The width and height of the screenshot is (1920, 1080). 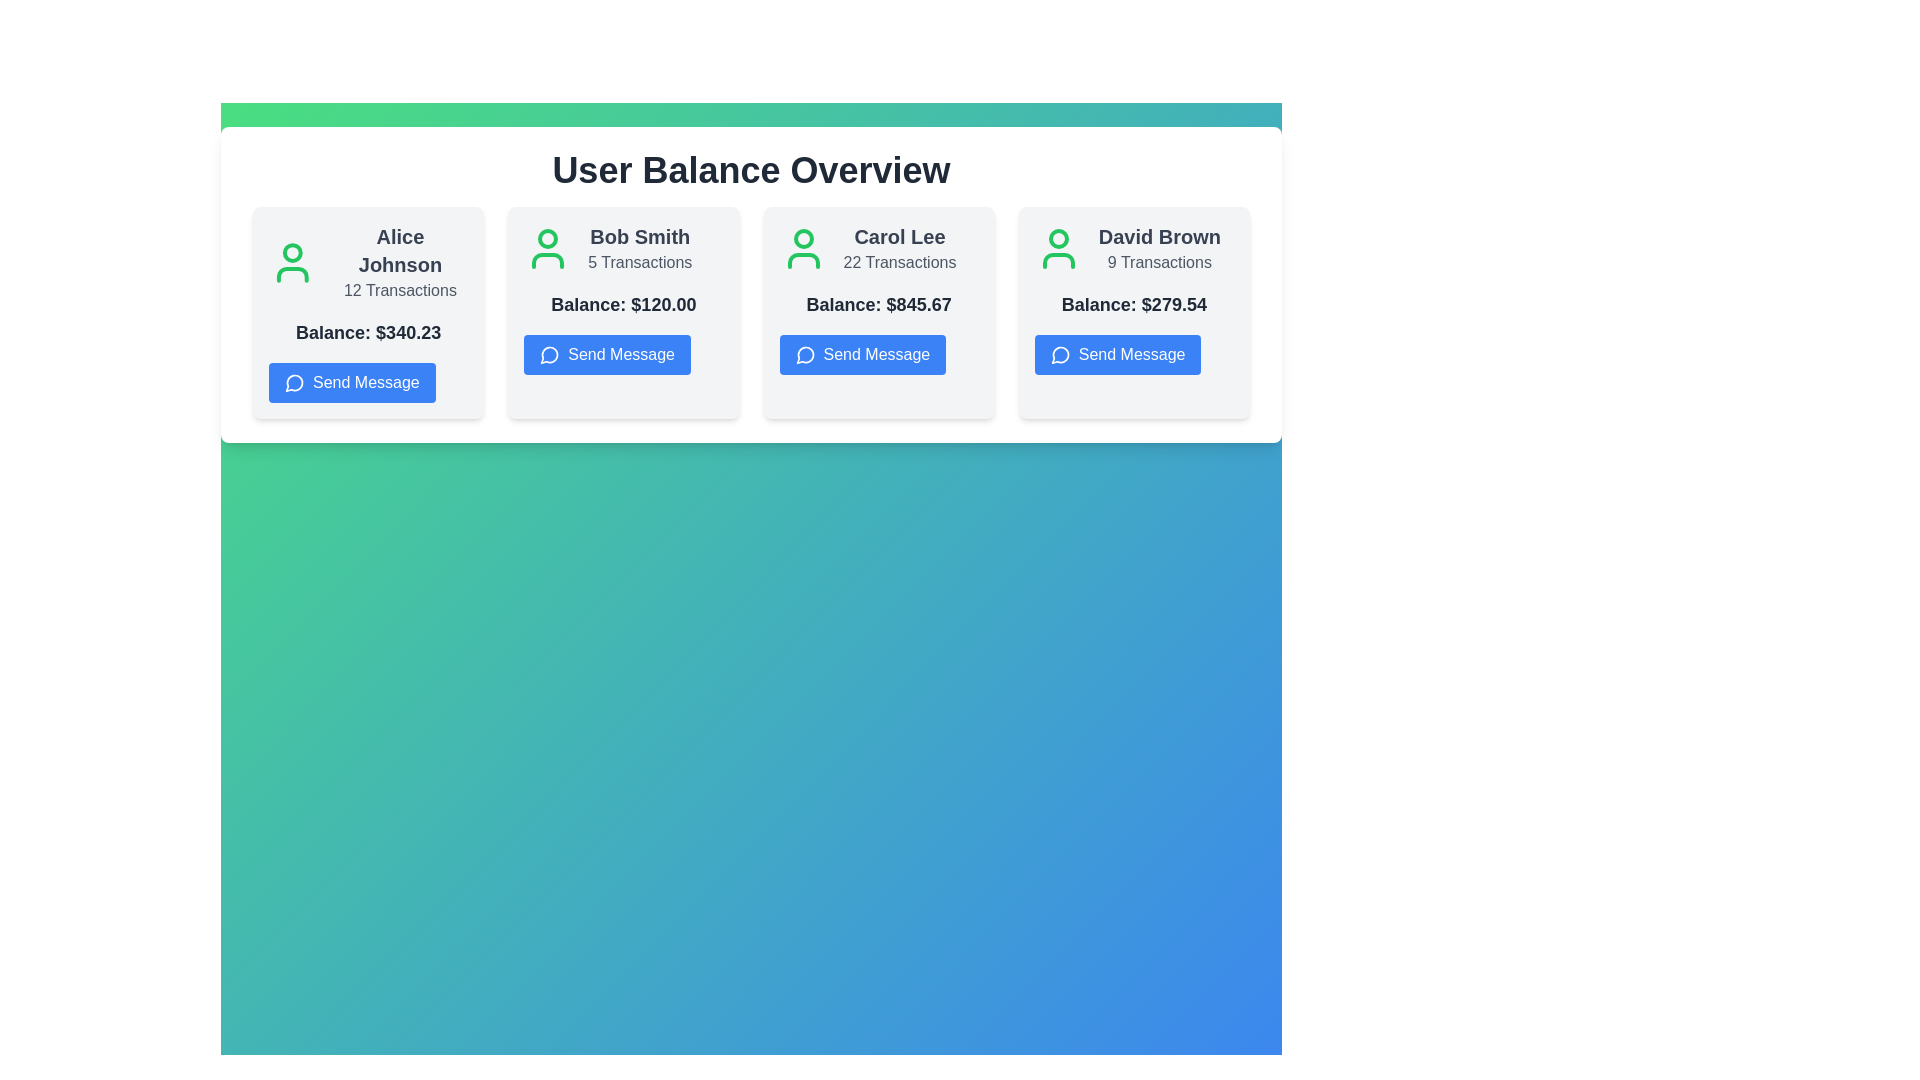 I want to click on the user icon located at the top left of the card labeled 'Bob Smith', which contains user-related information, so click(x=548, y=248).